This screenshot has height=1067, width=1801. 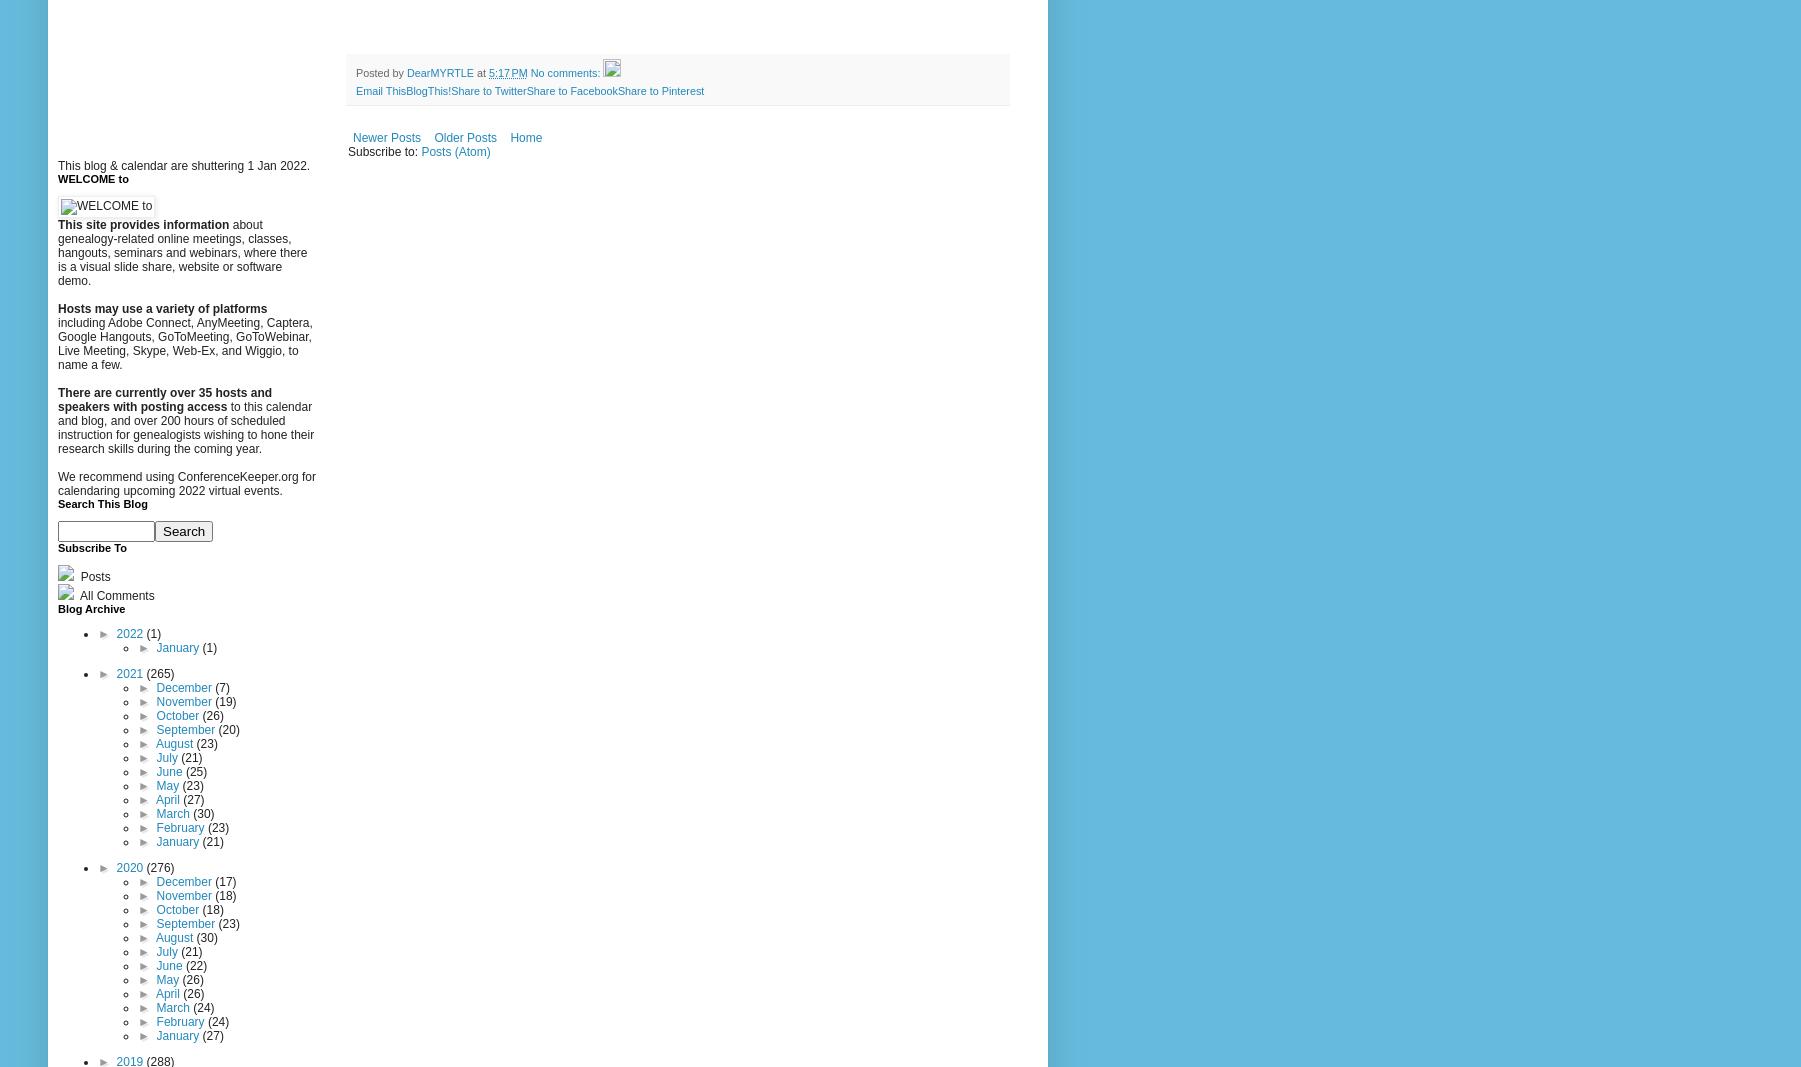 I want to click on '(22)', so click(x=195, y=964).